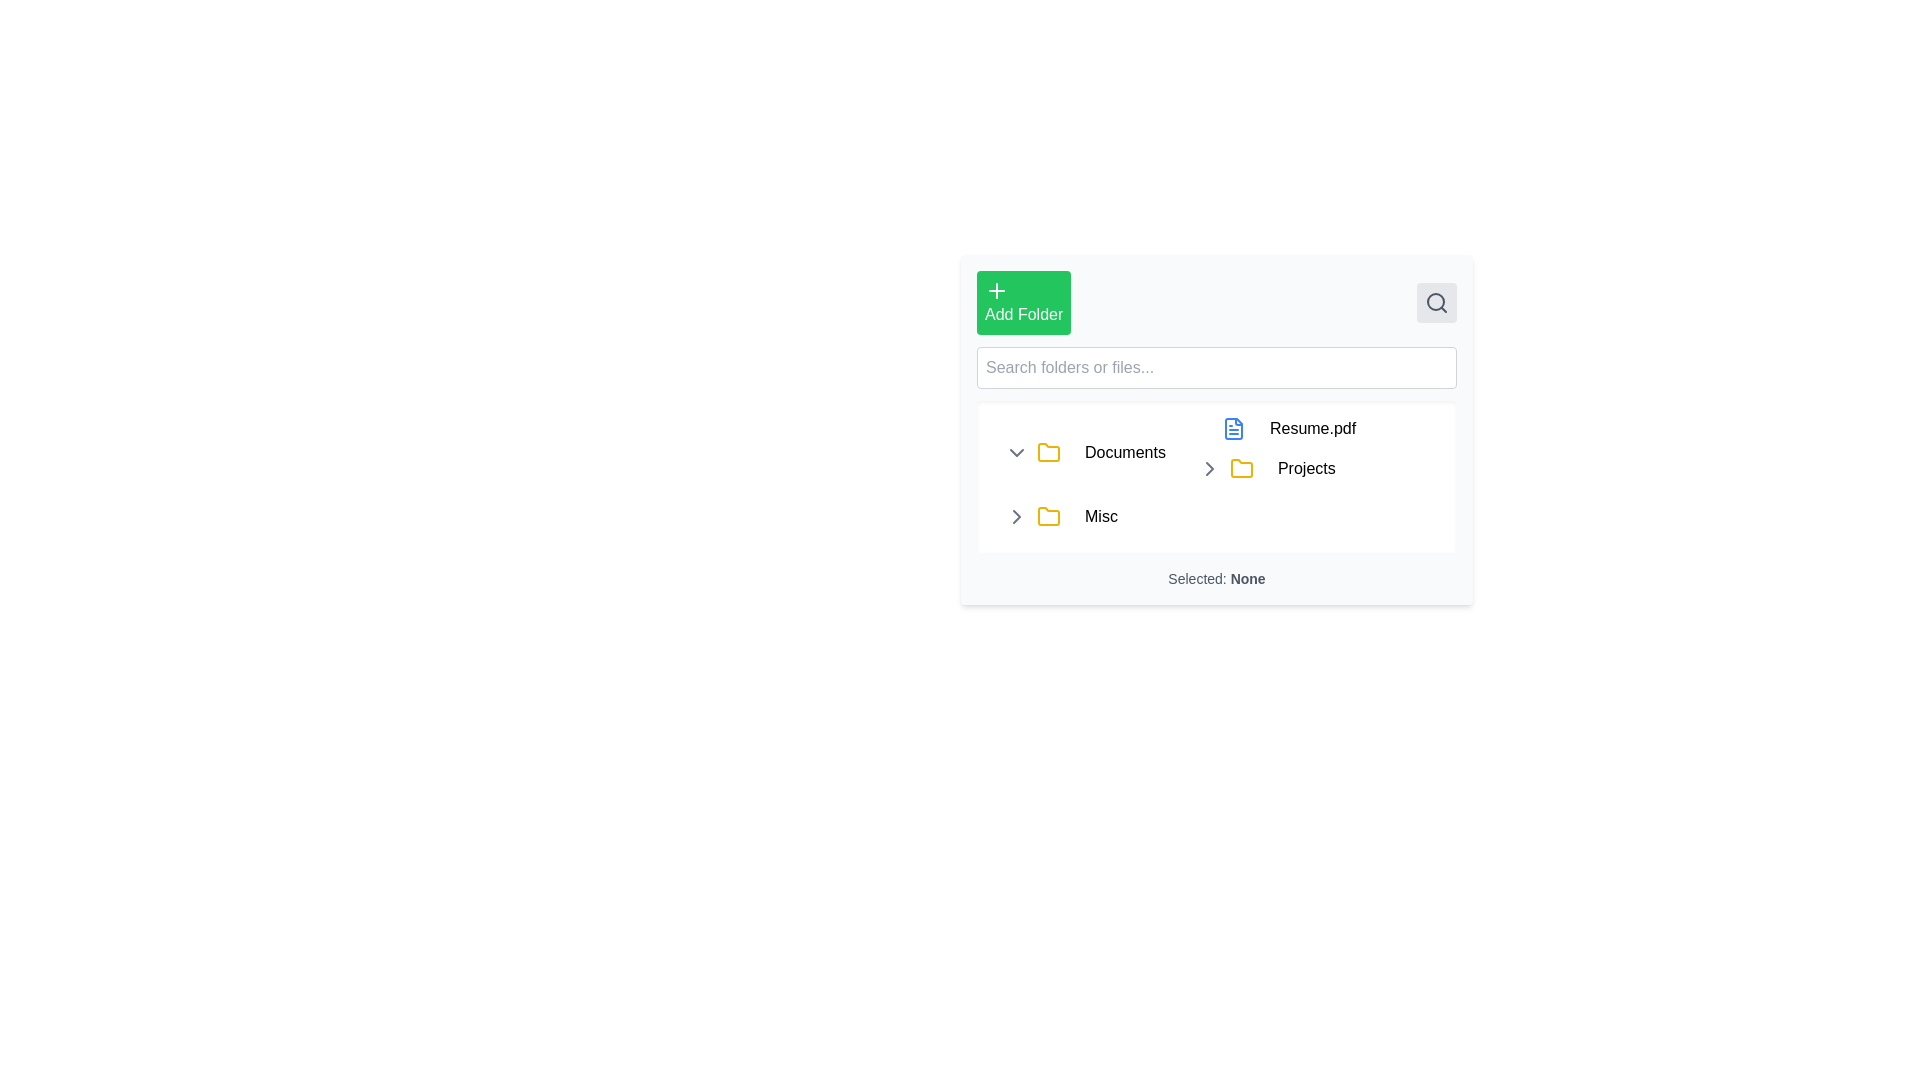 Image resolution: width=1920 pixels, height=1080 pixels. What do you see at coordinates (1281, 469) in the screenshot?
I see `the yellow folder icon labeled 'Projects' located under the 'Documents' section` at bounding box center [1281, 469].